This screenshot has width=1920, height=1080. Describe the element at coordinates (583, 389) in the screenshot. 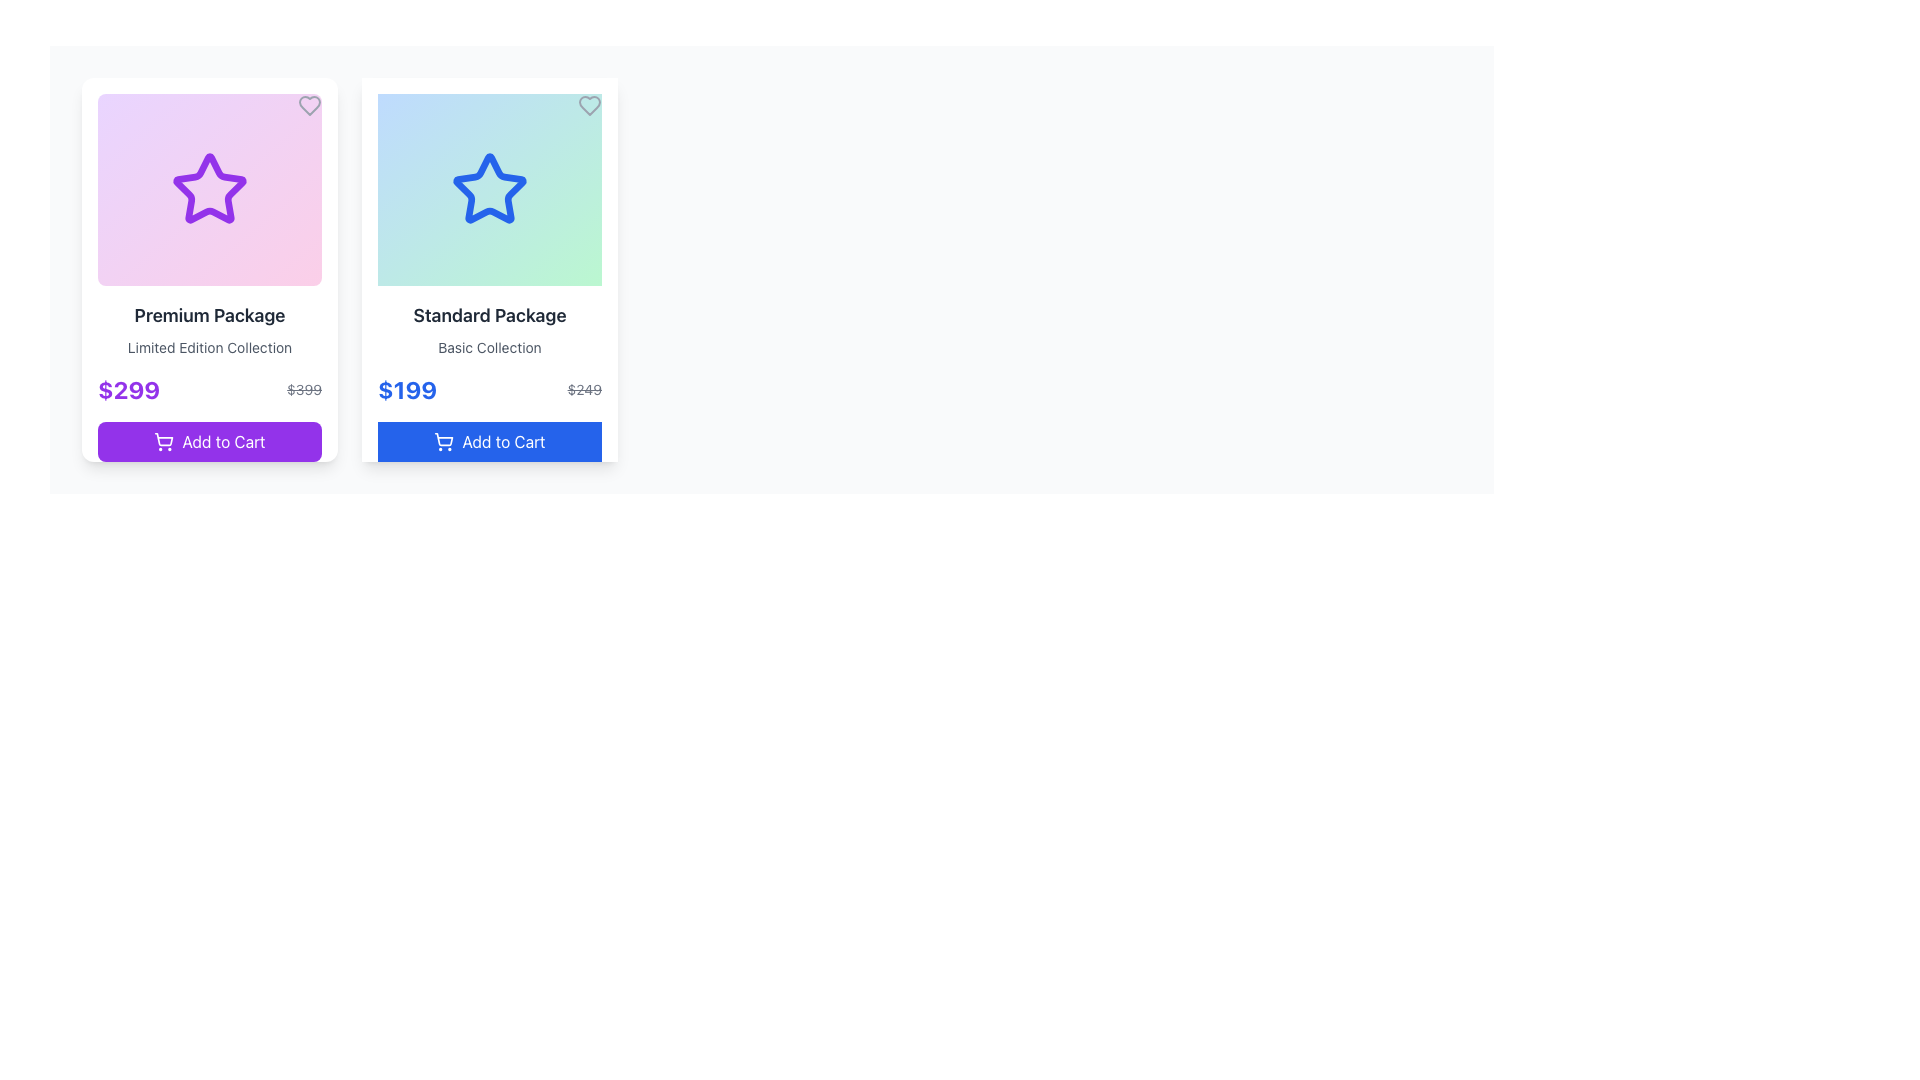

I see `the Price label displaying the struck-through price '$249' in gray color located in the 'Standard Package' card` at that location.